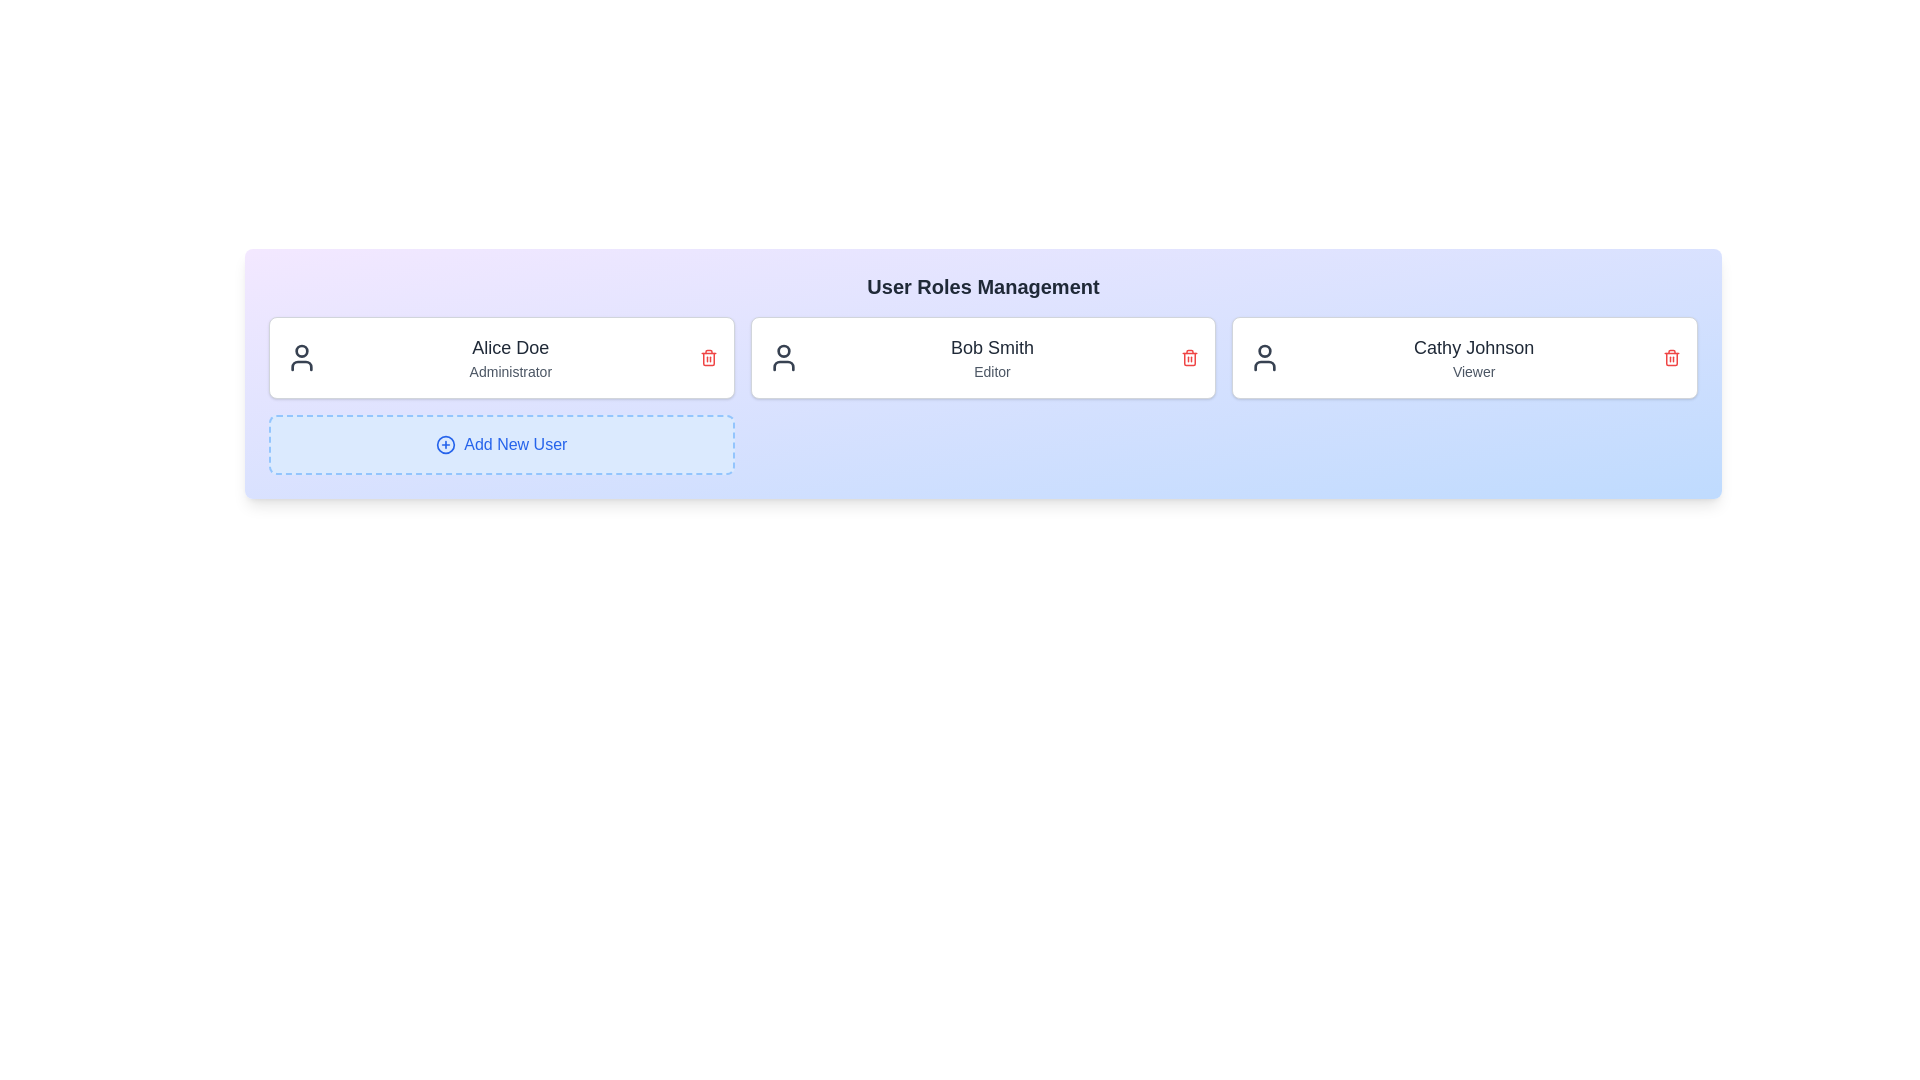  Describe the element at coordinates (708, 357) in the screenshot. I see `trash icon next to Alice Doe's name to remove them` at that location.